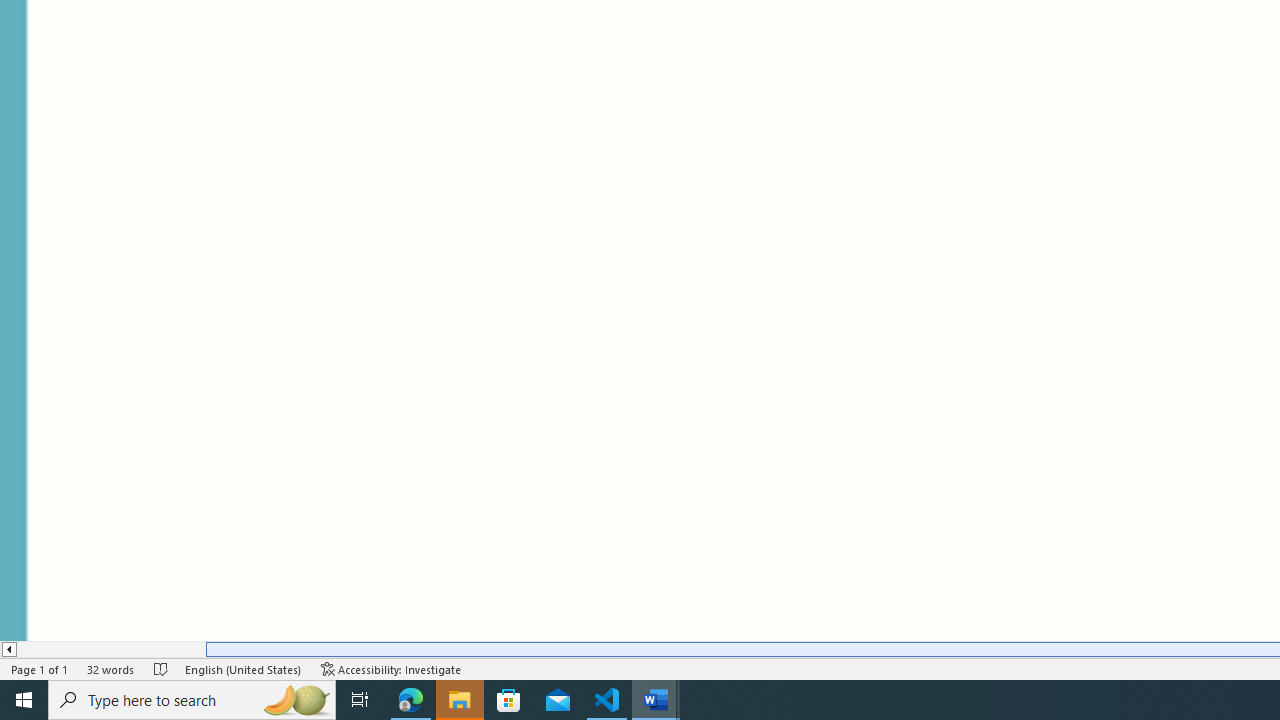  I want to click on 'Language English (United States)', so click(242, 669).